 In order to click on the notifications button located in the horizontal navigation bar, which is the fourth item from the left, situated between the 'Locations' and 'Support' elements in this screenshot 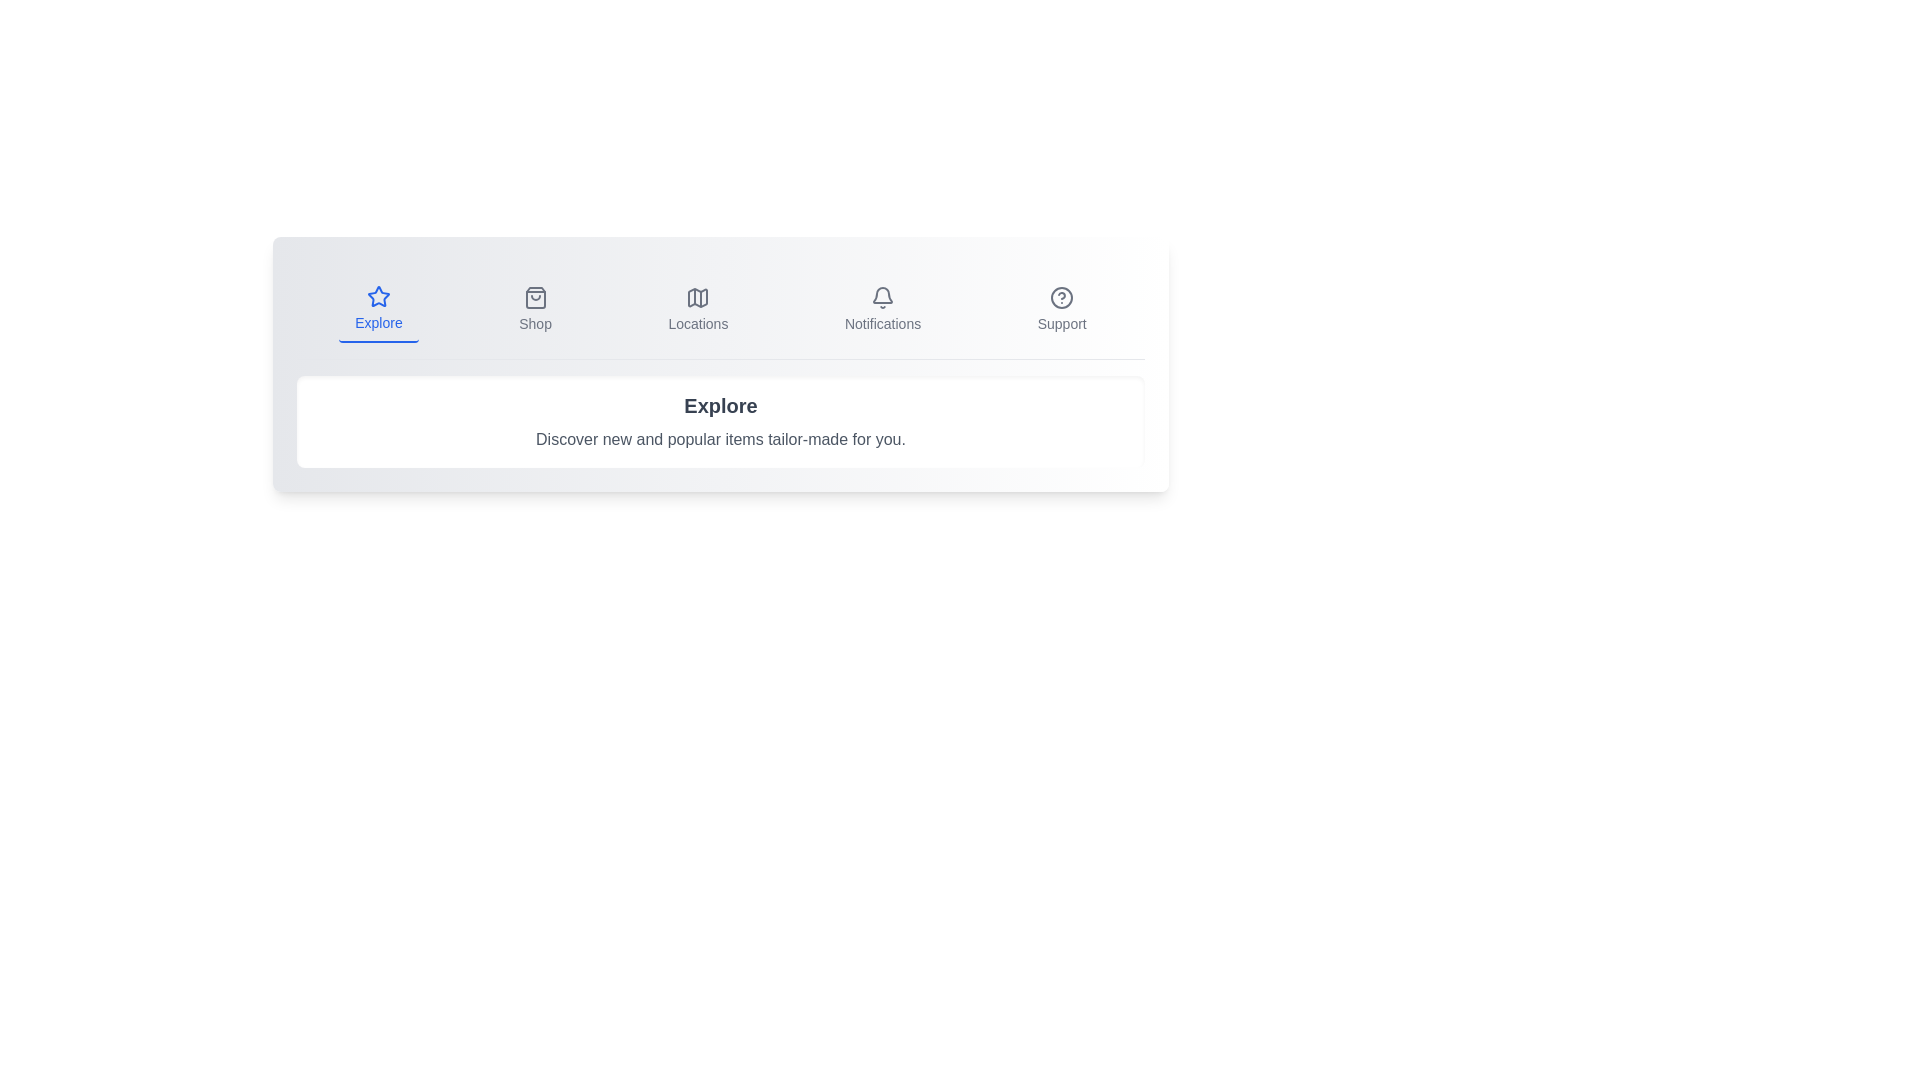, I will do `click(882, 309)`.